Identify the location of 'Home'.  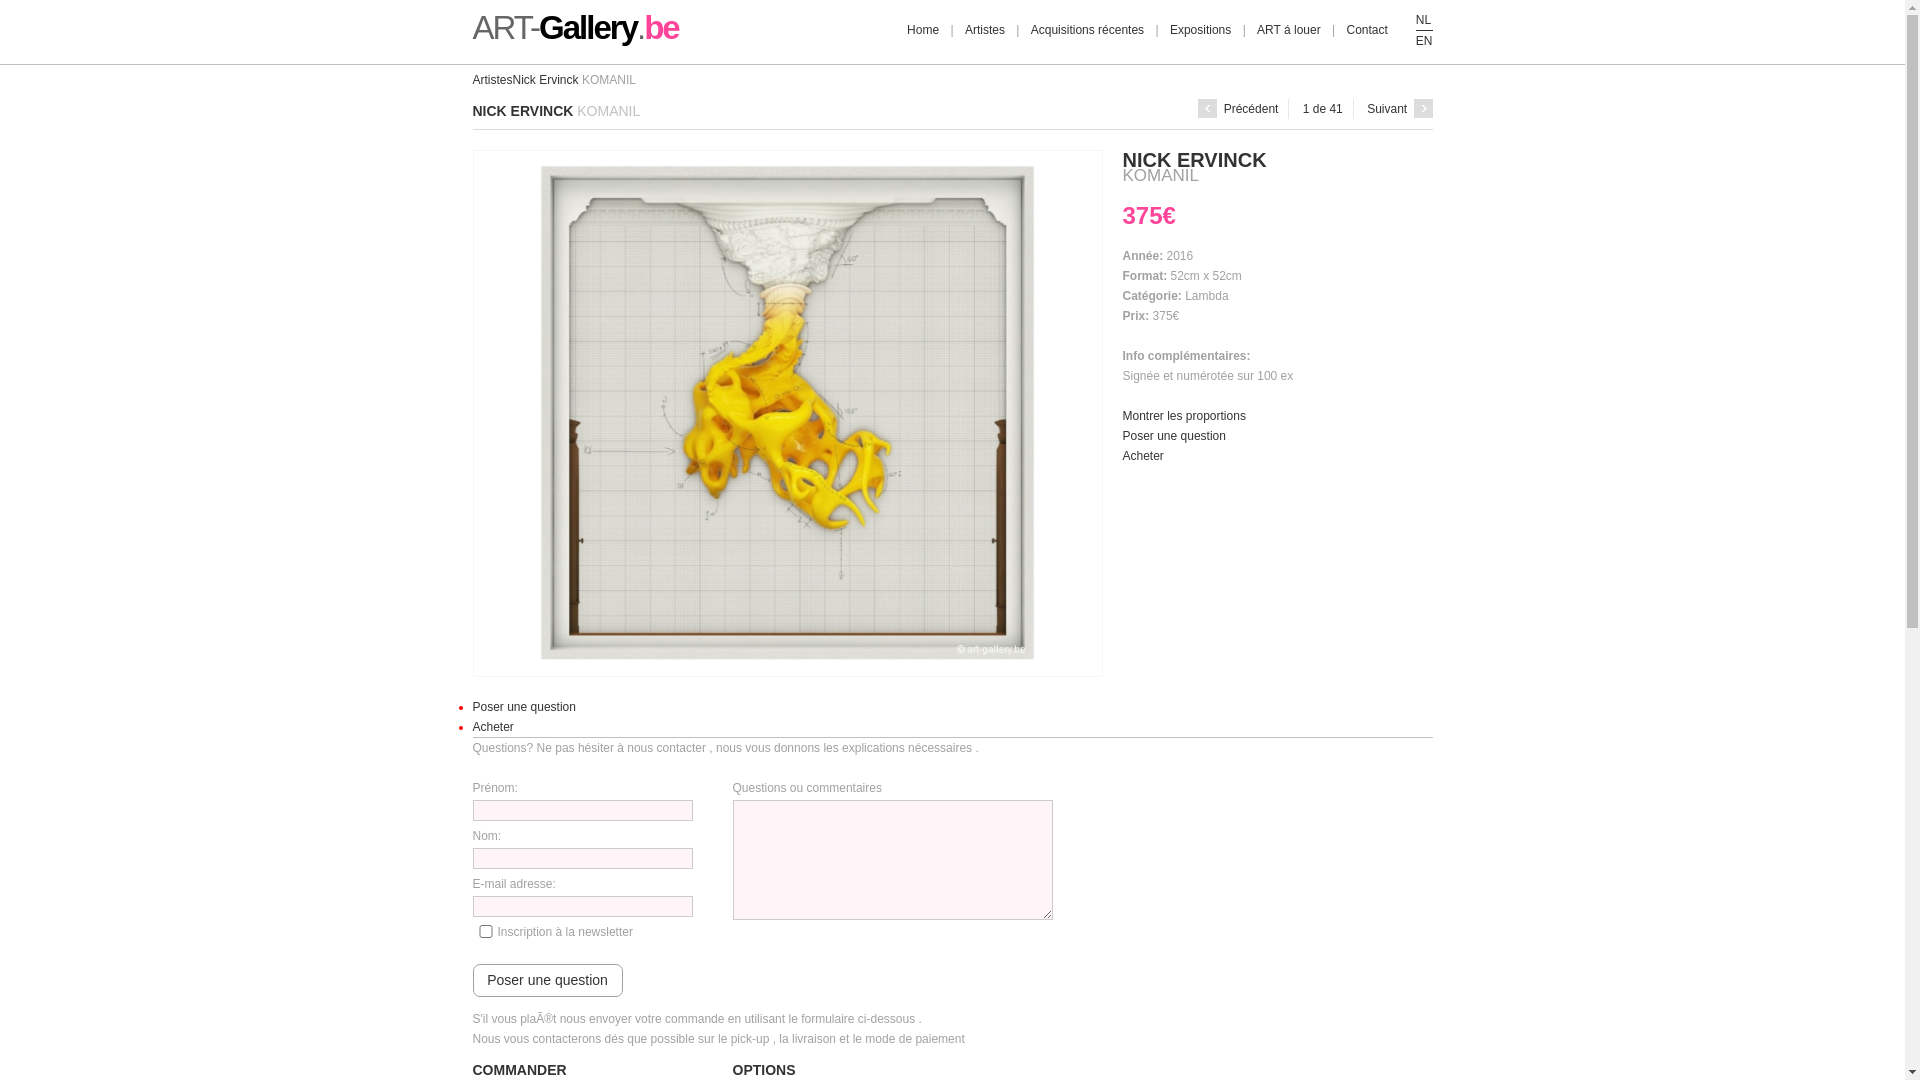
(921, 30).